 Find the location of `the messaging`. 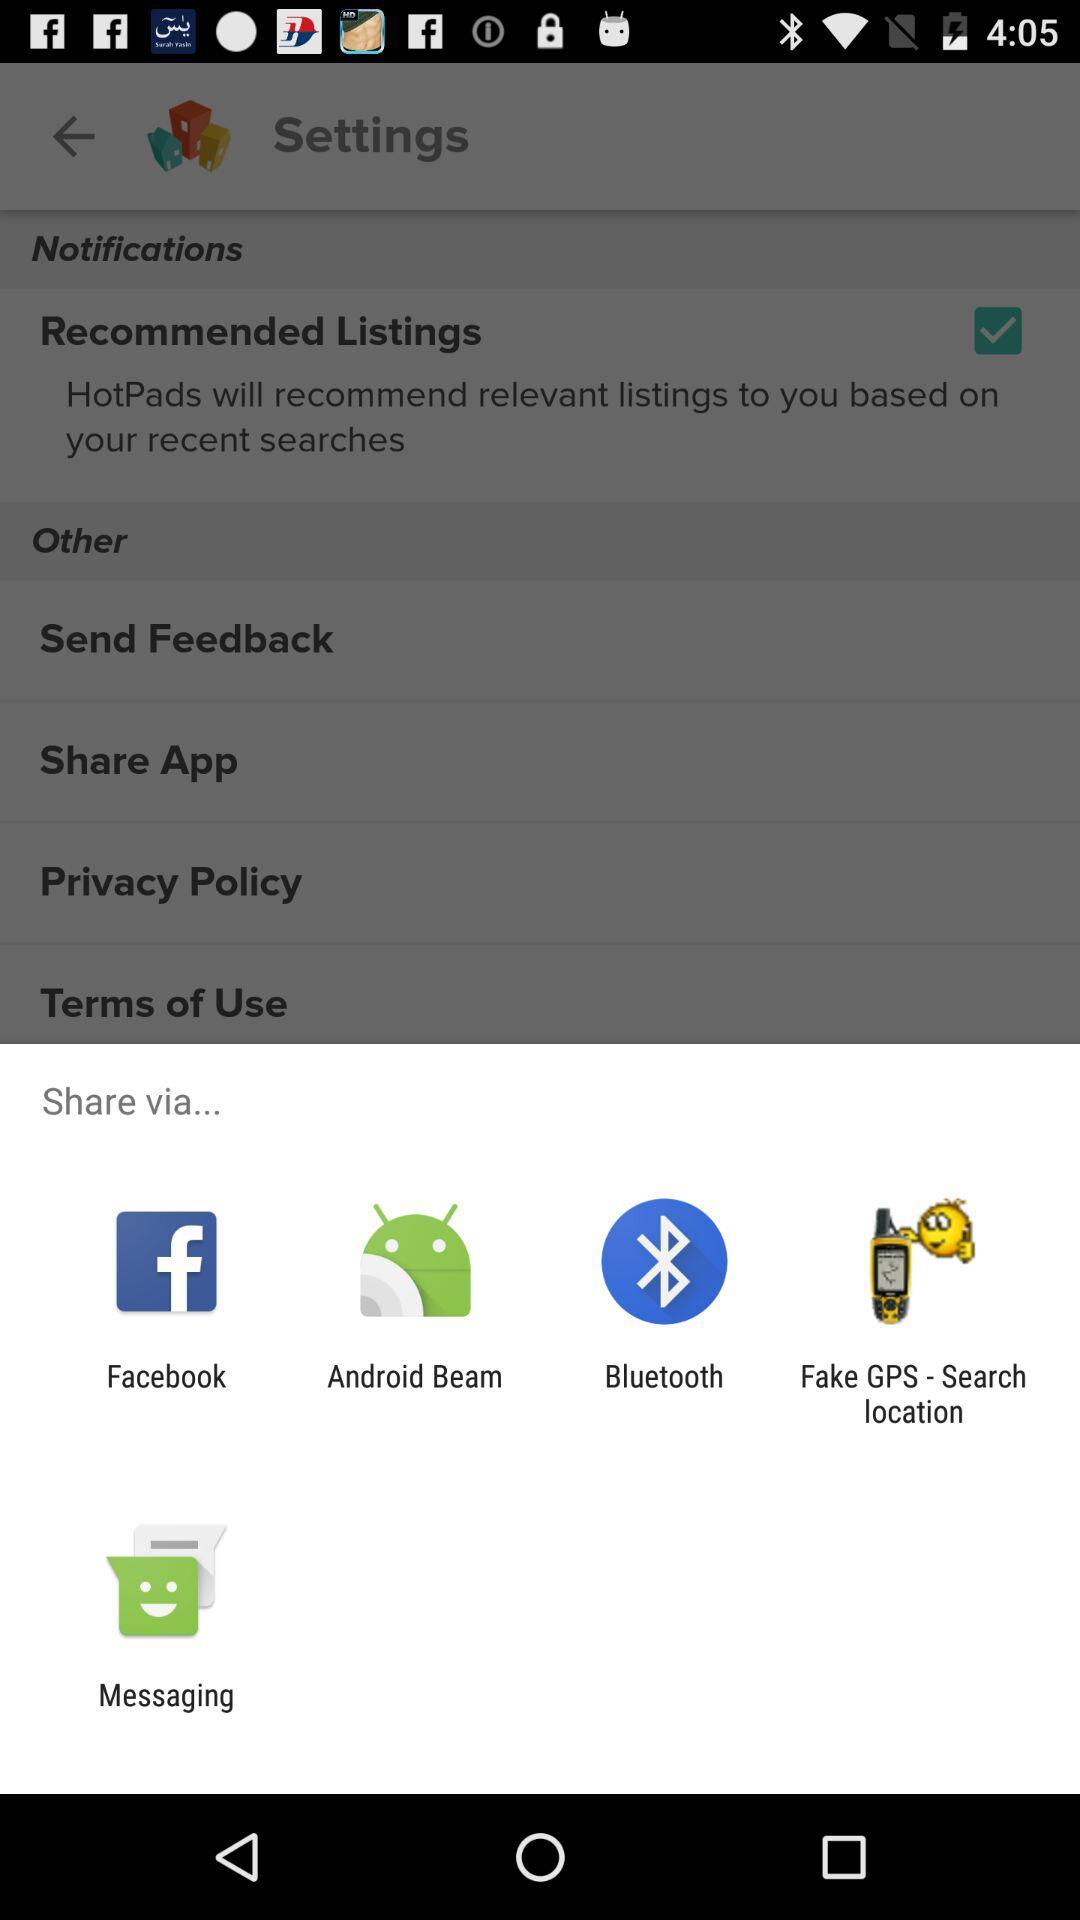

the messaging is located at coordinates (165, 1711).